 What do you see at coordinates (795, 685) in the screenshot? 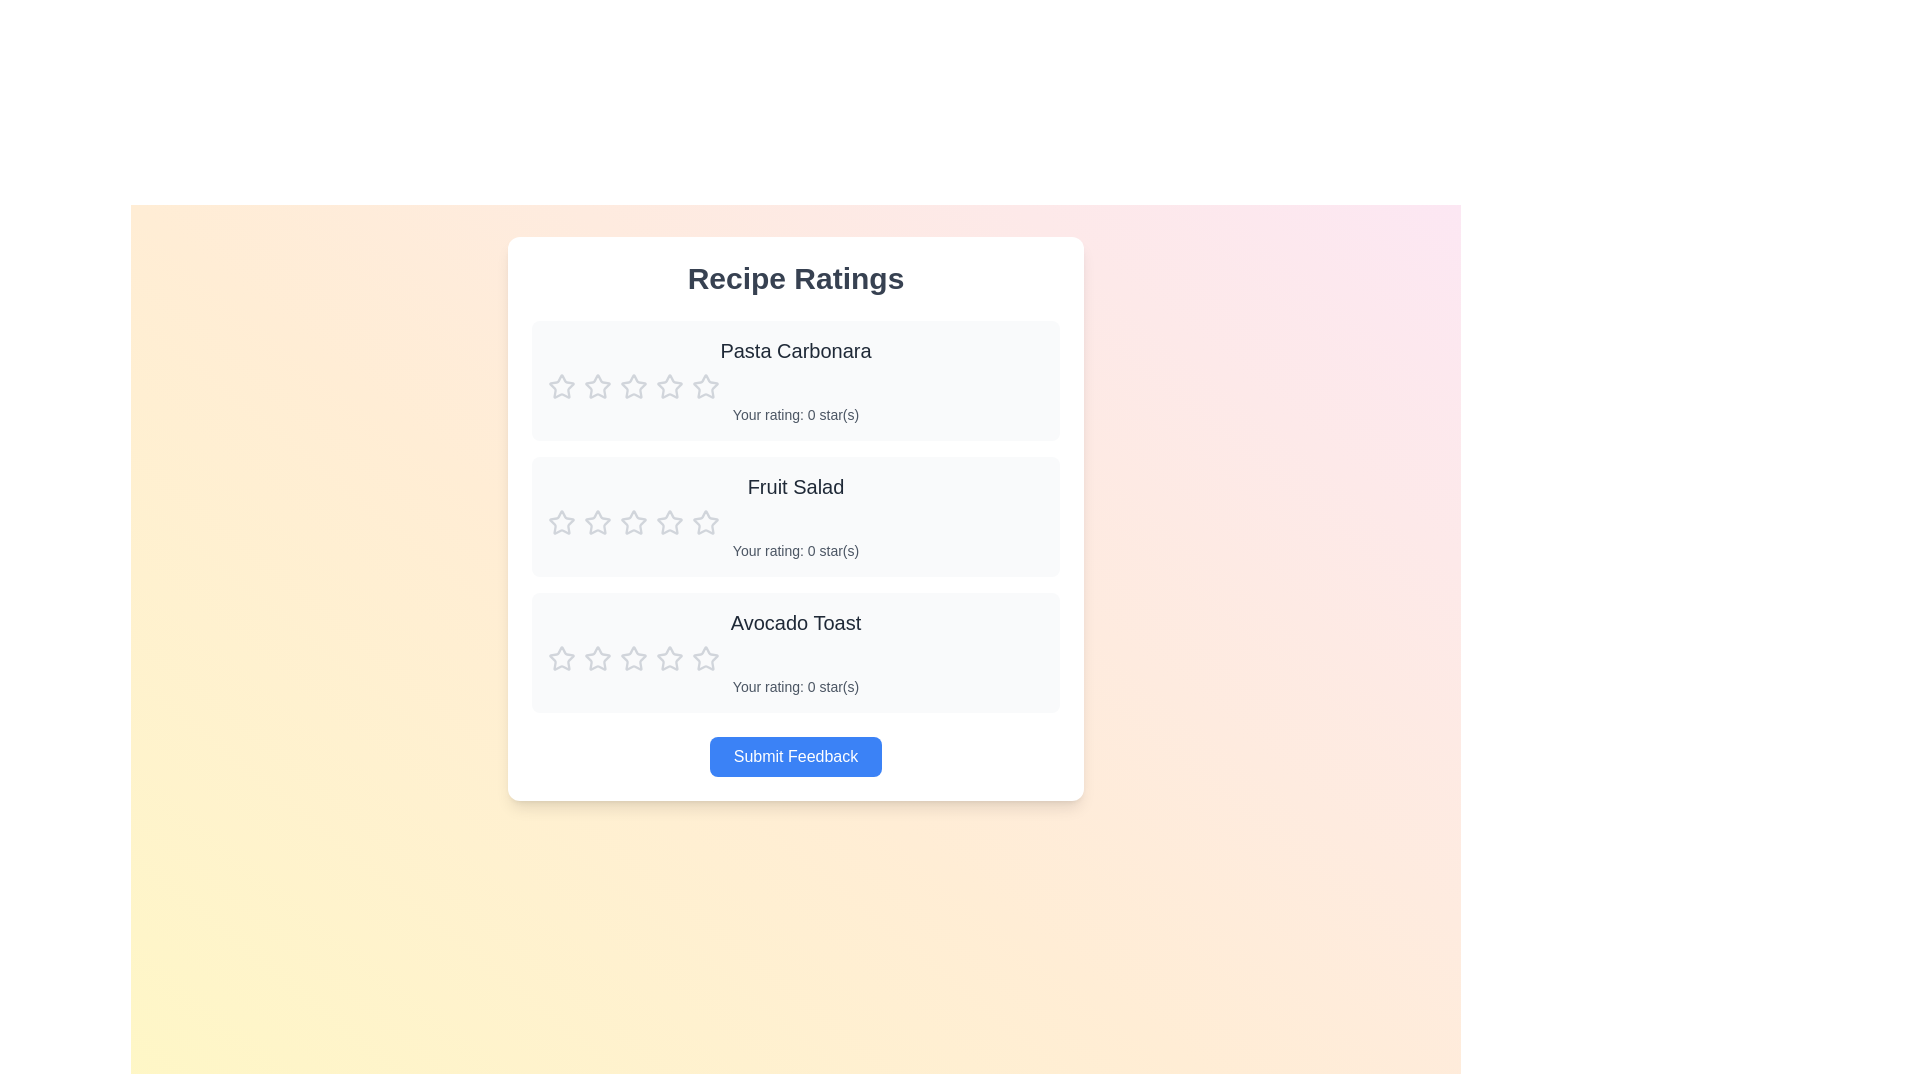
I see `the static text label displaying 'Your rating: 0 star(s)' located beneath the star rating elements in the 'Avocado Toast' card` at bounding box center [795, 685].